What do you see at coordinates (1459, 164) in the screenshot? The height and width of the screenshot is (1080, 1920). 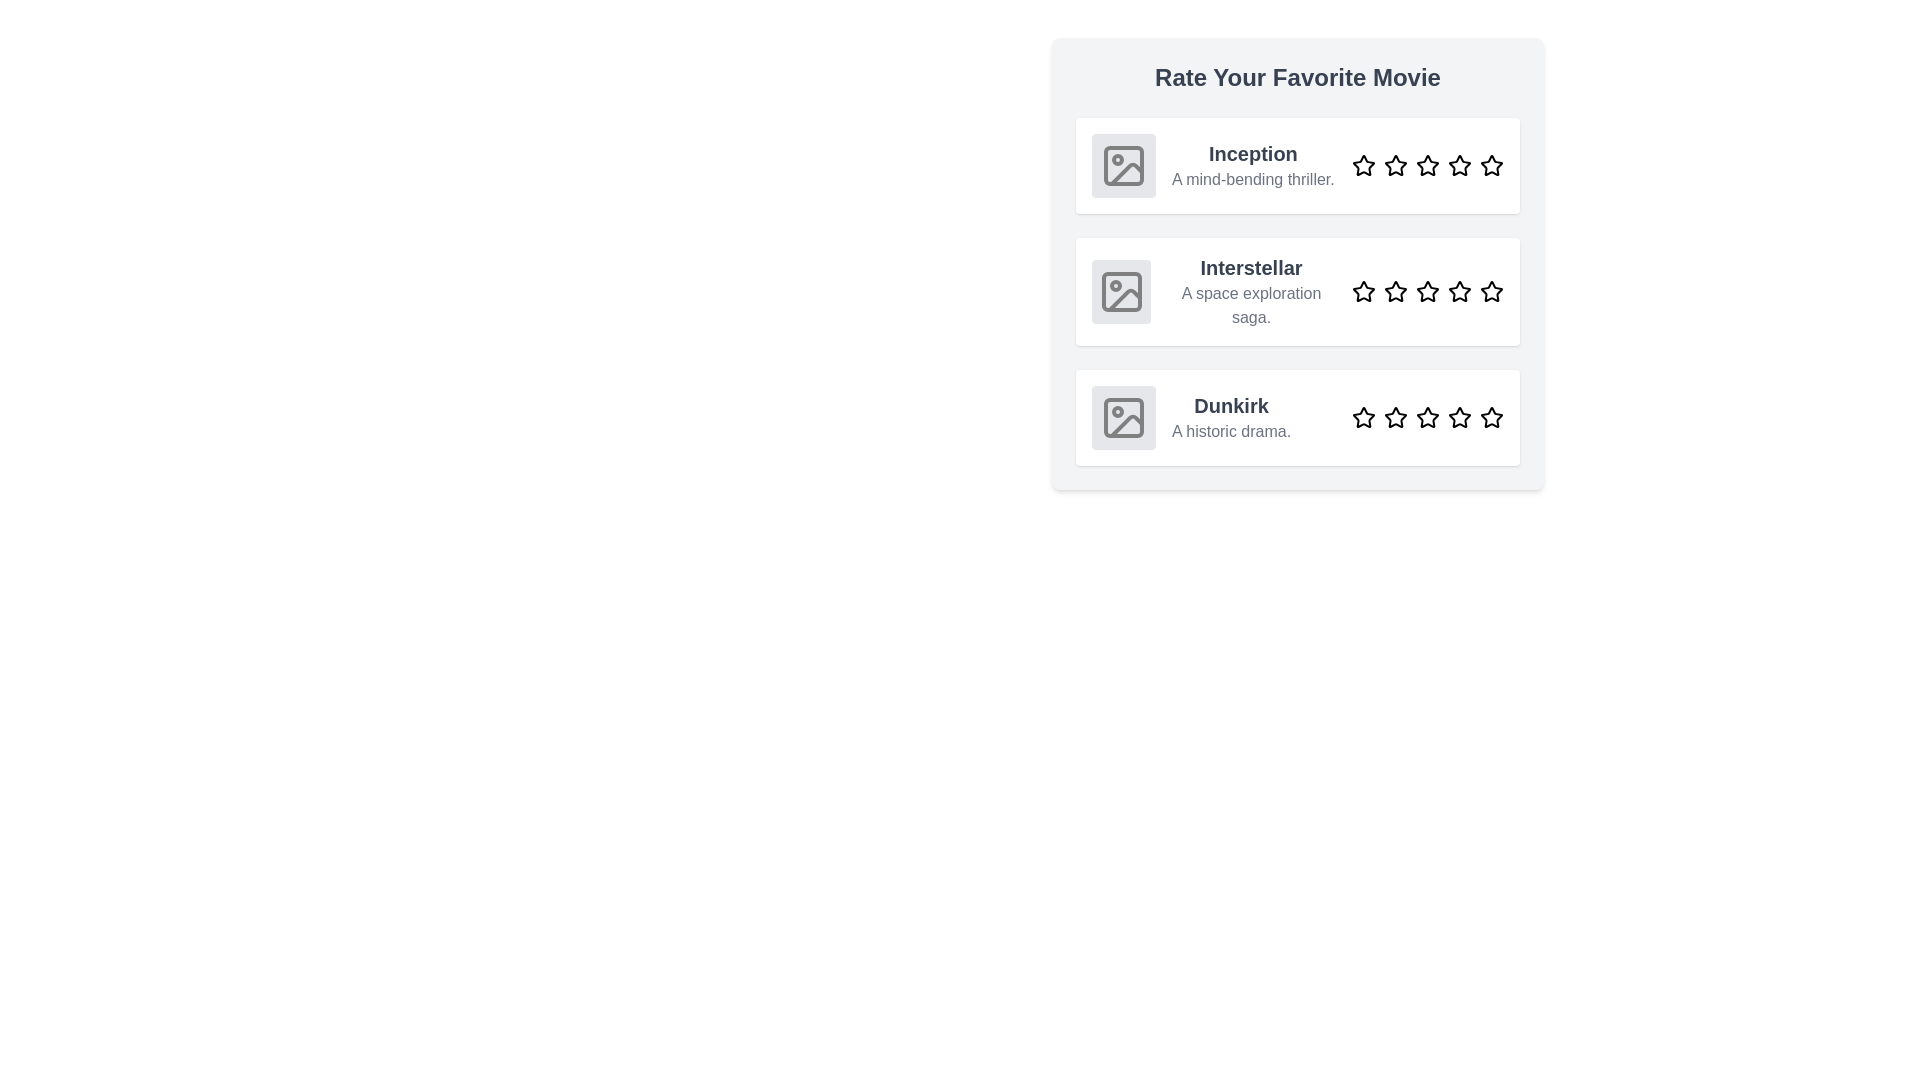 I see `the fourth star icon in the rating area for the movie 'Inception'` at bounding box center [1459, 164].